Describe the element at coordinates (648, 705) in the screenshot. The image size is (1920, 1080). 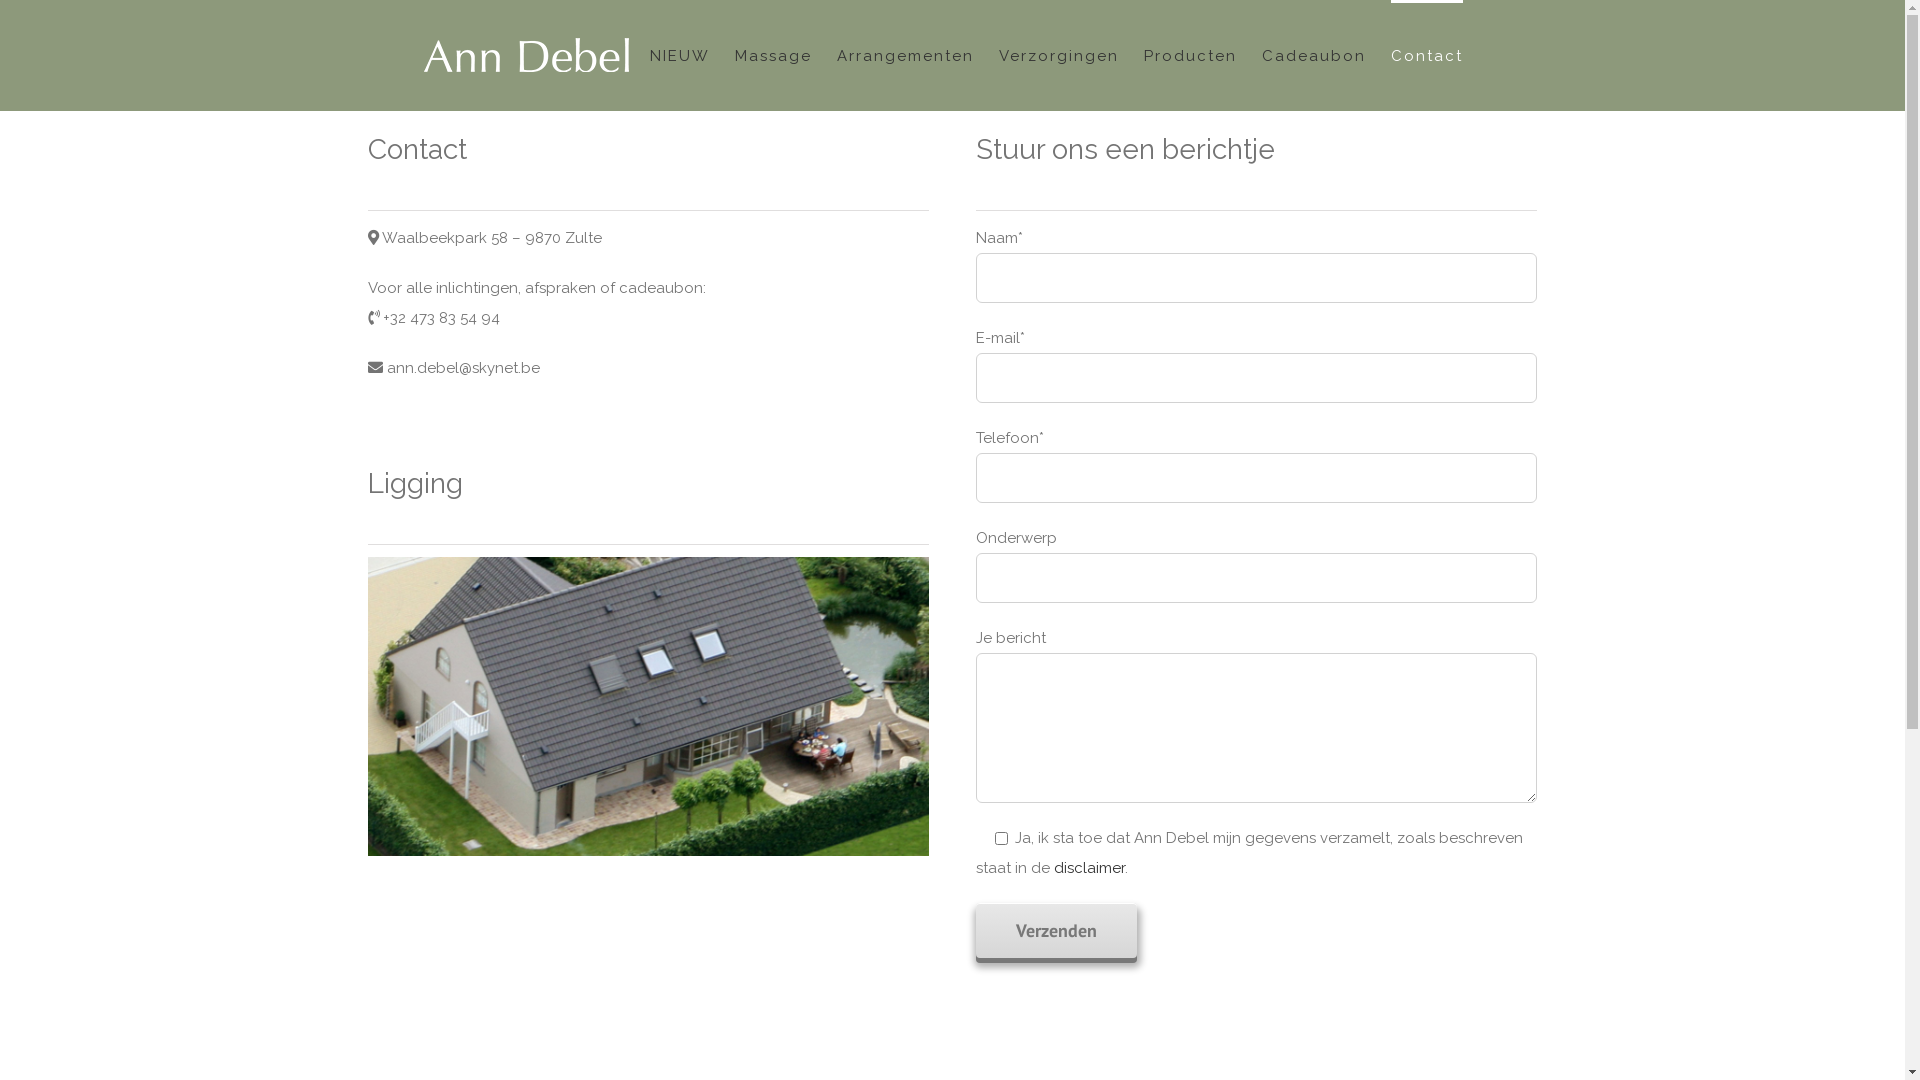
I see `'luchtfoto-tuin'` at that location.